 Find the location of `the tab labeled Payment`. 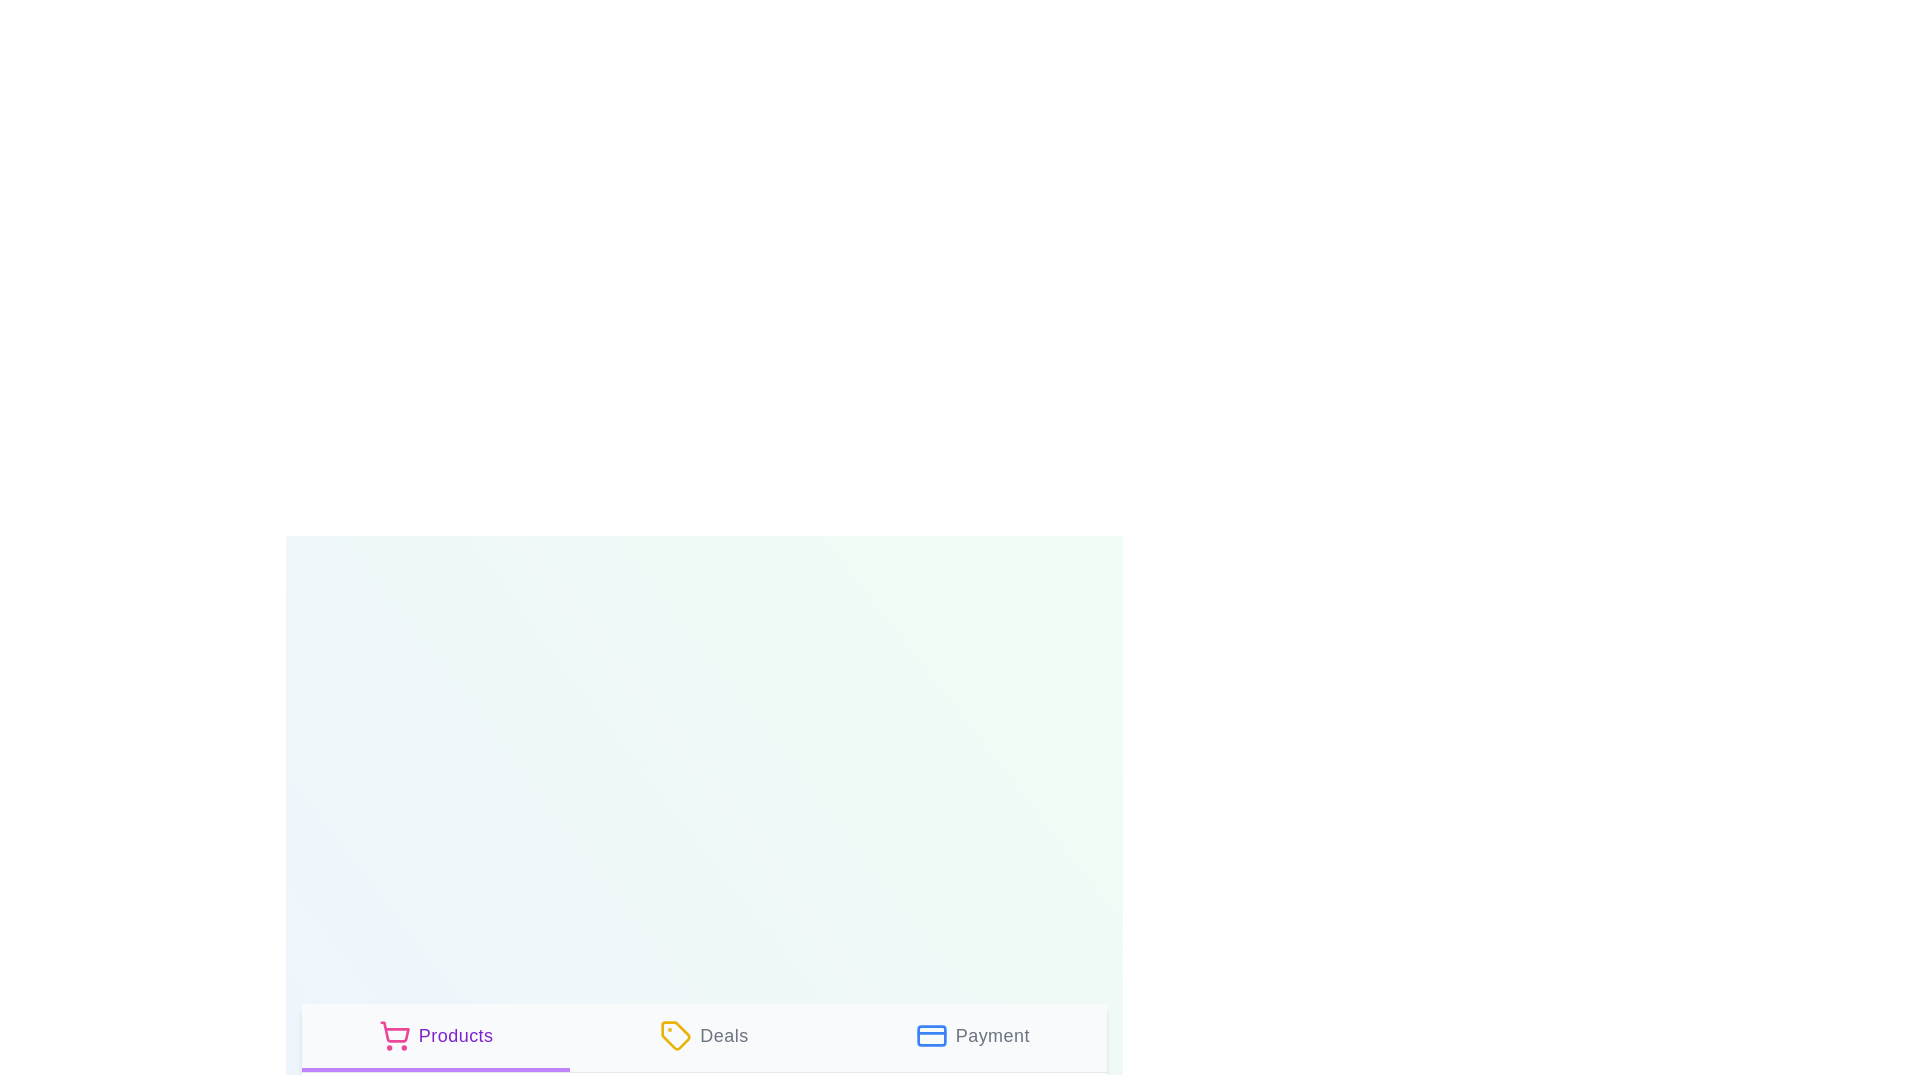

the tab labeled Payment is located at coordinates (972, 1036).